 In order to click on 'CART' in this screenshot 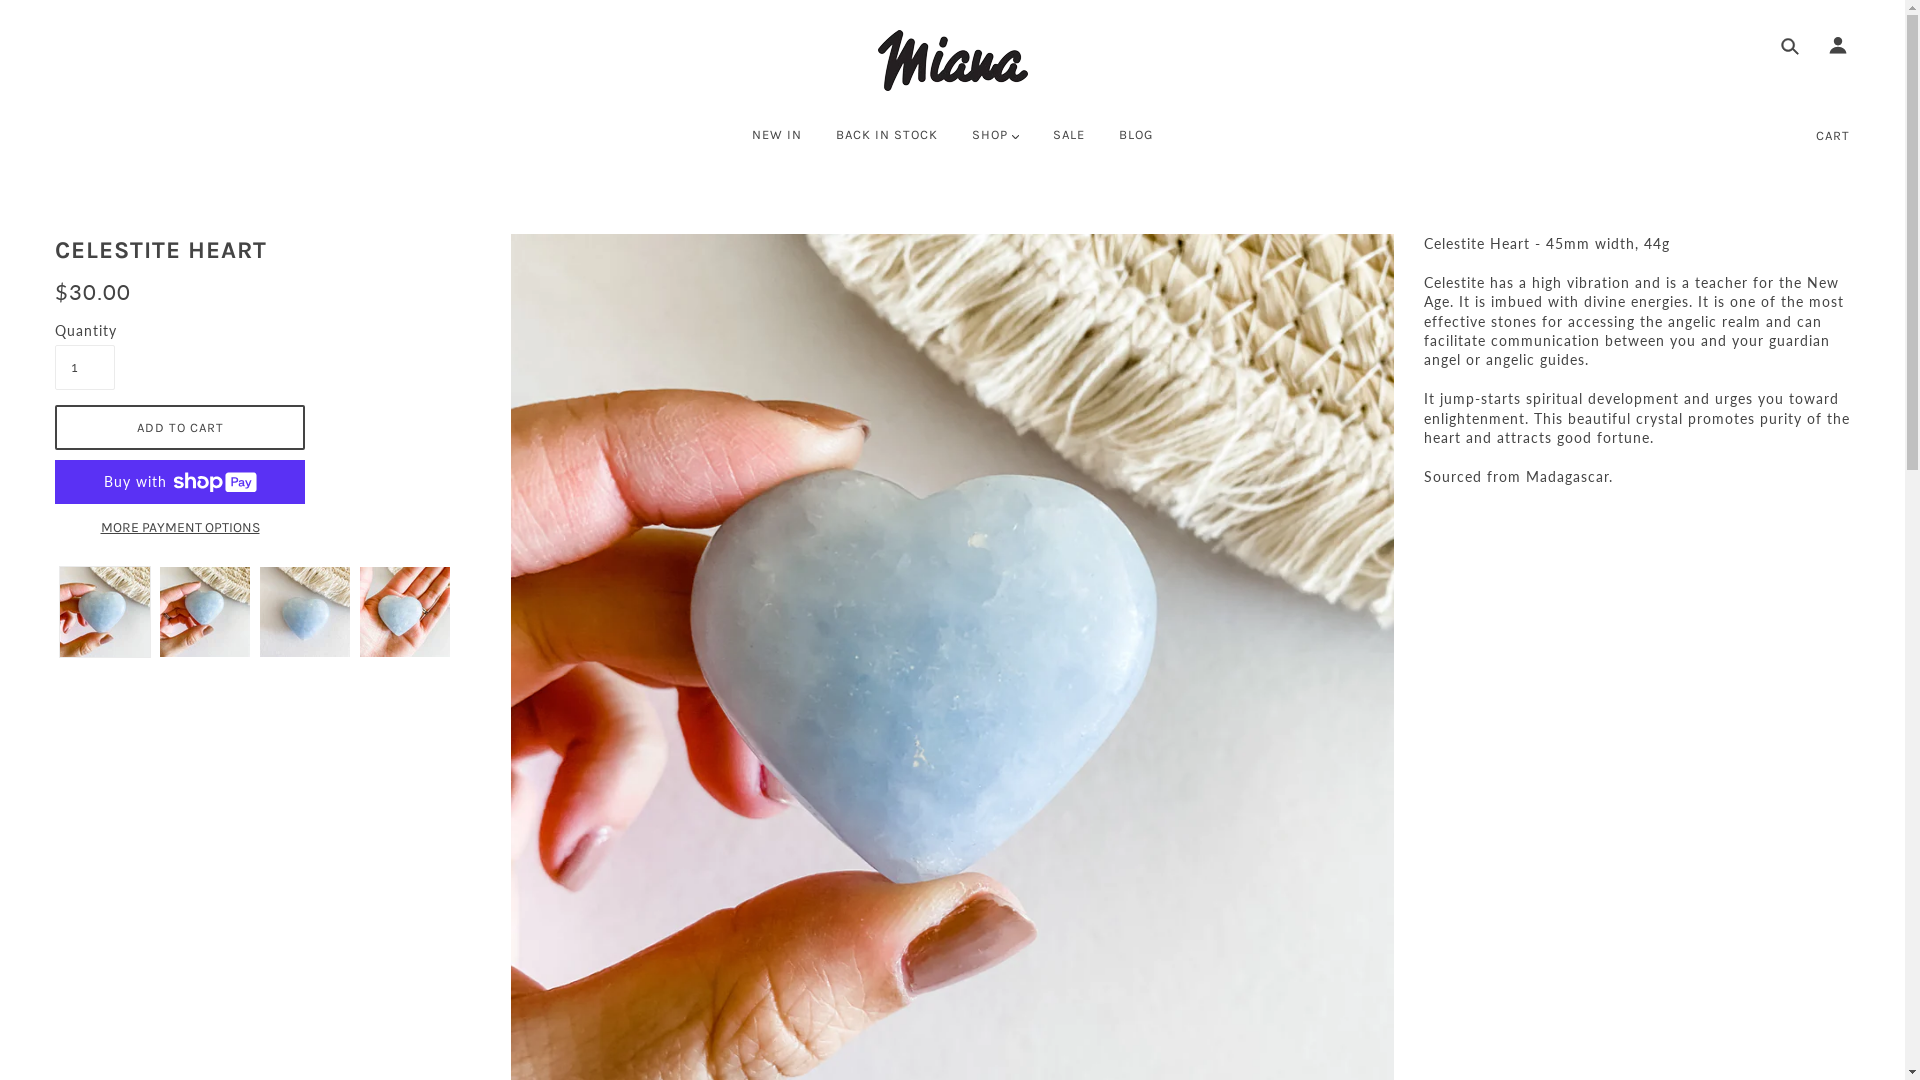, I will do `click(1833, 135)`.